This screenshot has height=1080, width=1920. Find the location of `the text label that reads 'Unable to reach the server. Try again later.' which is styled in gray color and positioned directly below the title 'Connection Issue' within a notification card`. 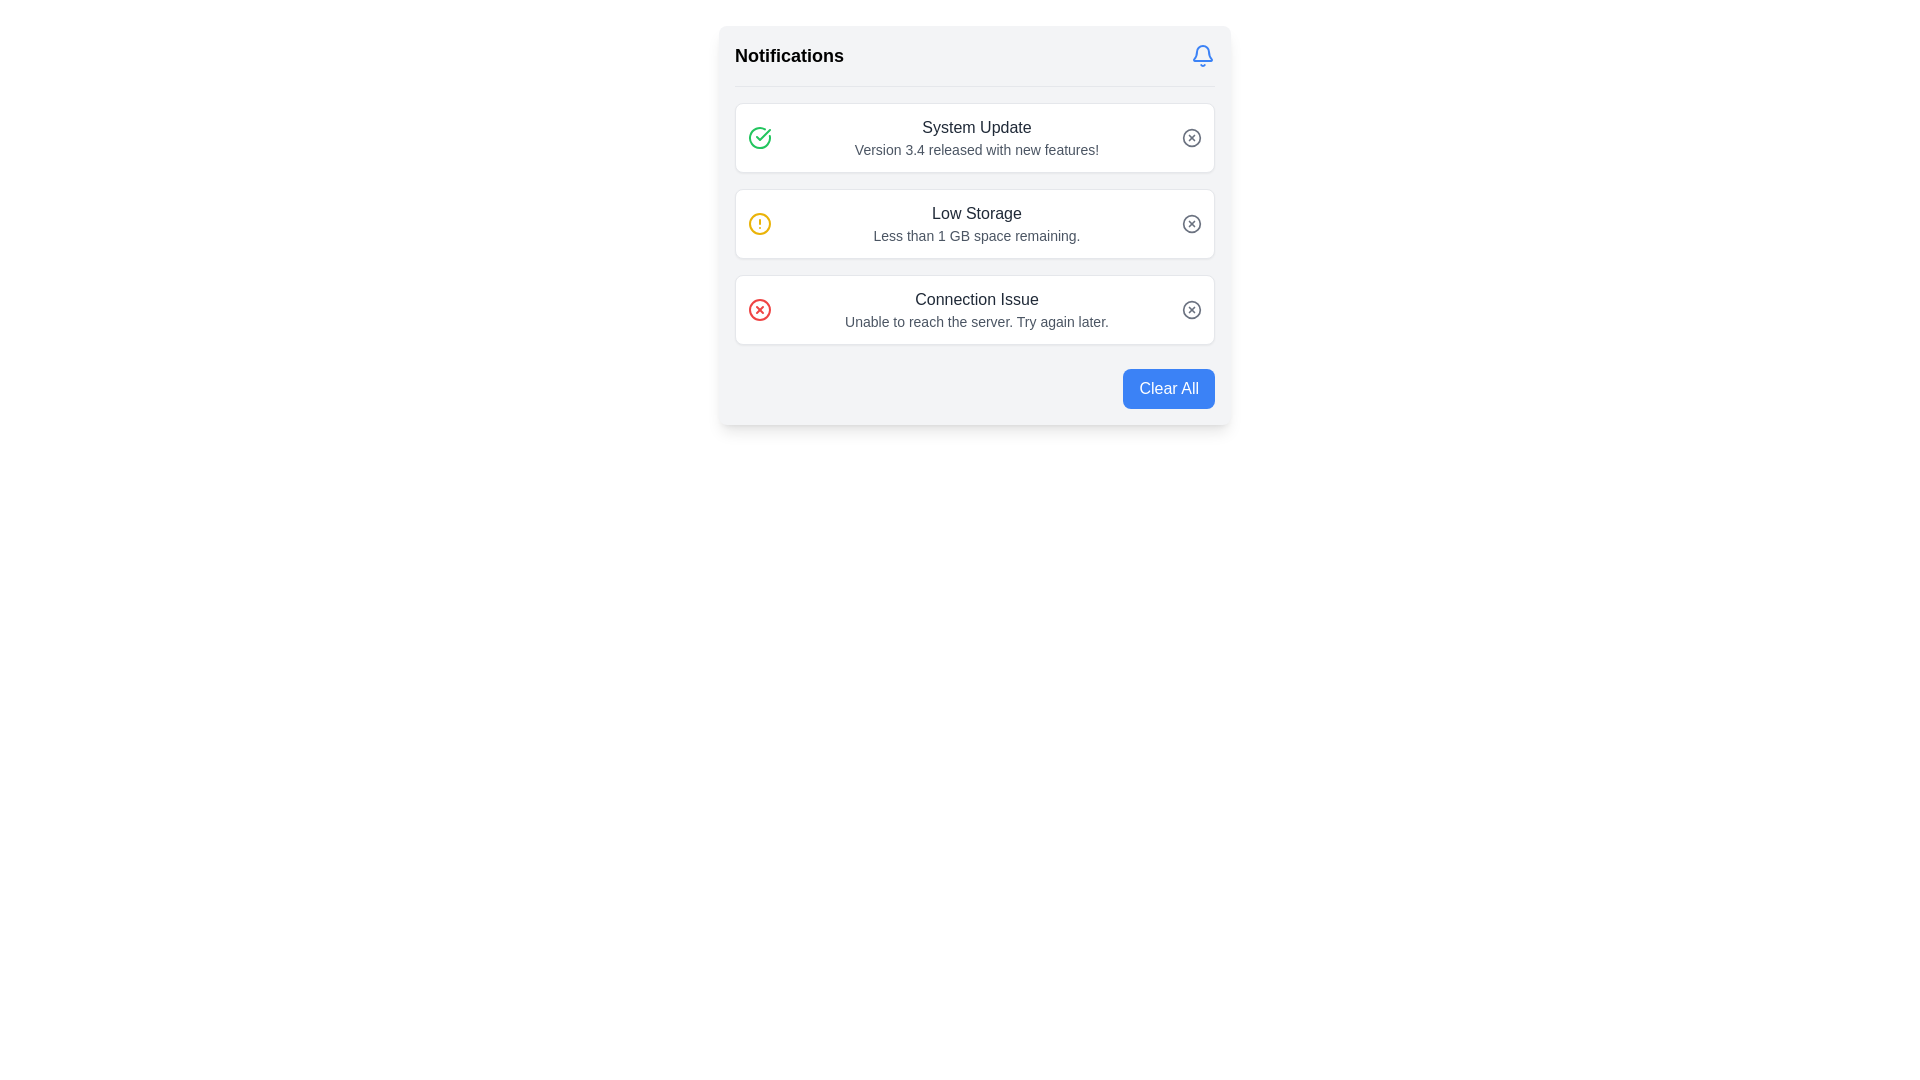

the text label that reads 'Unable to reach the server. Try again later.' which is styled in gray color and positioned directly below the title 'Connection Issue' within a notification card is located at coordinates (977, 320).